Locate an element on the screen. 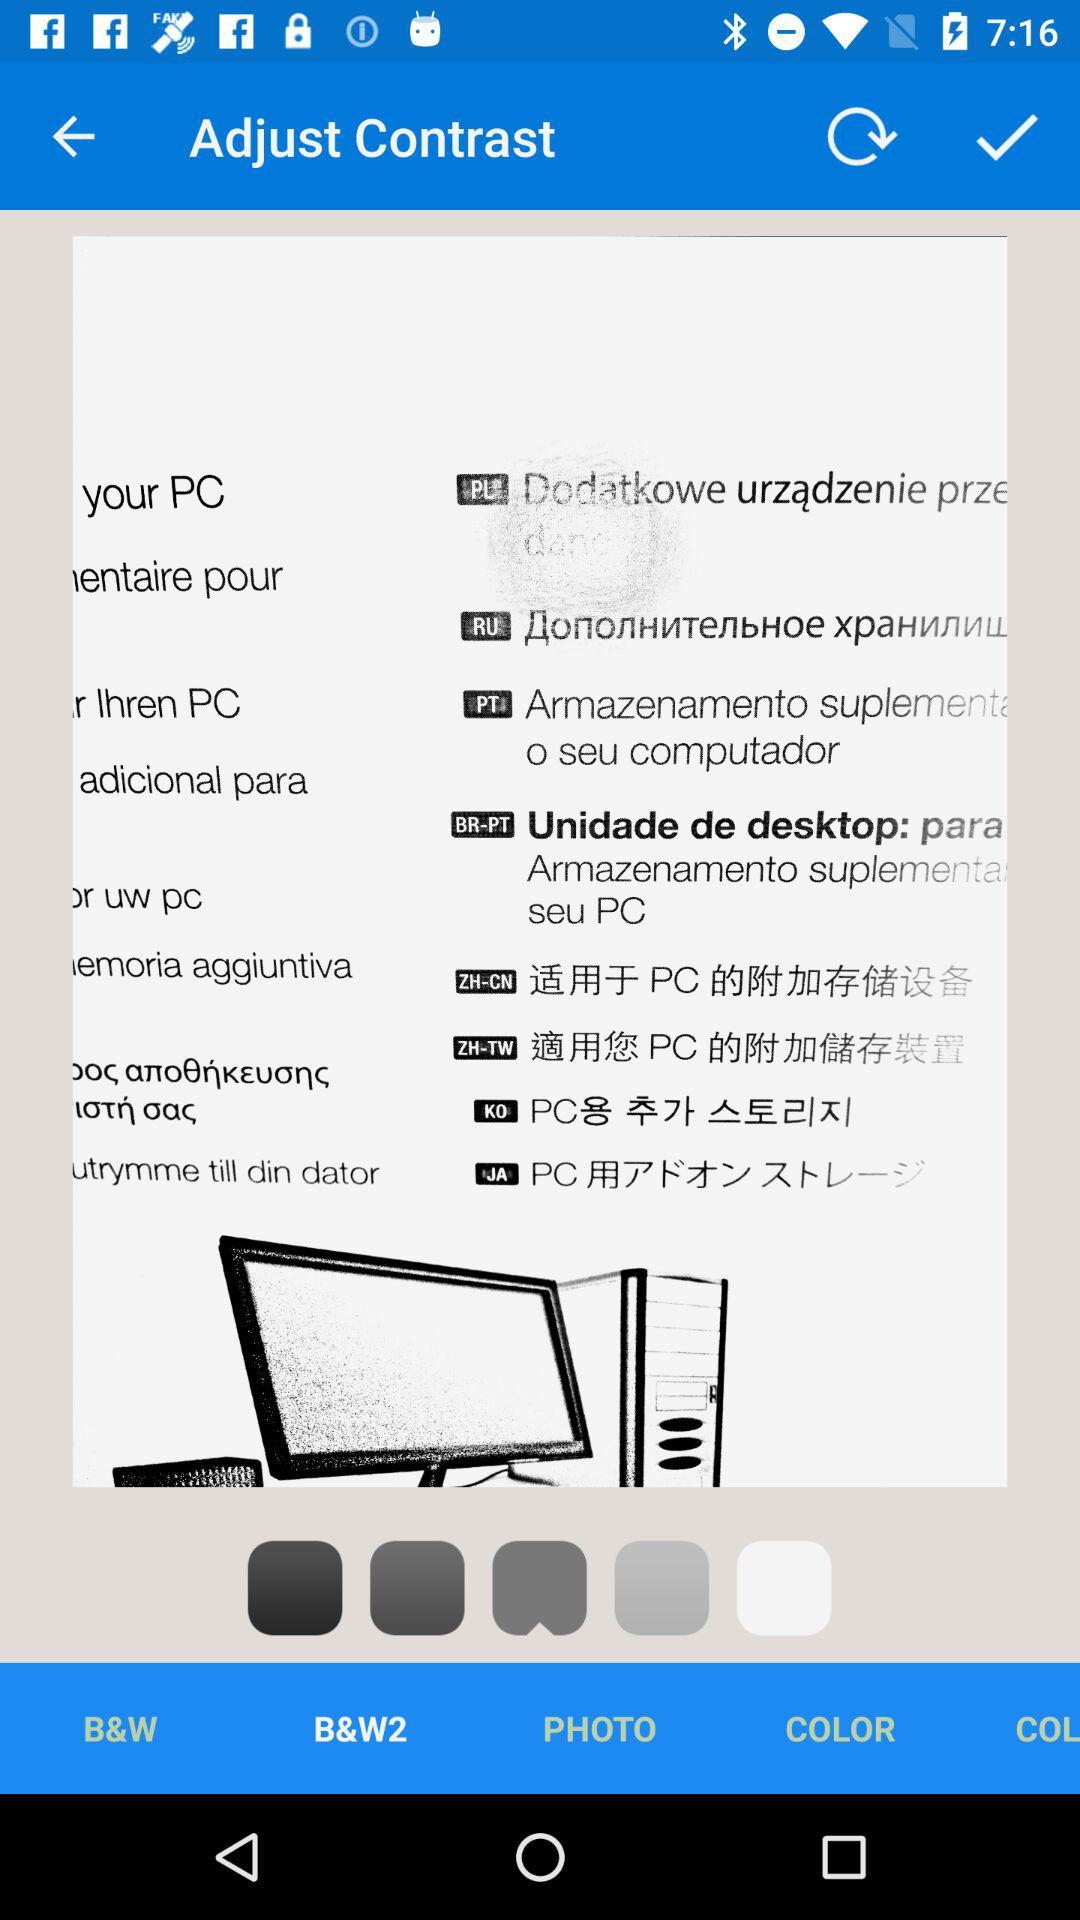 This screenshot has height=1920, width=1080. icon to the left of the adjust contrast is located at coordinates (72, 135).